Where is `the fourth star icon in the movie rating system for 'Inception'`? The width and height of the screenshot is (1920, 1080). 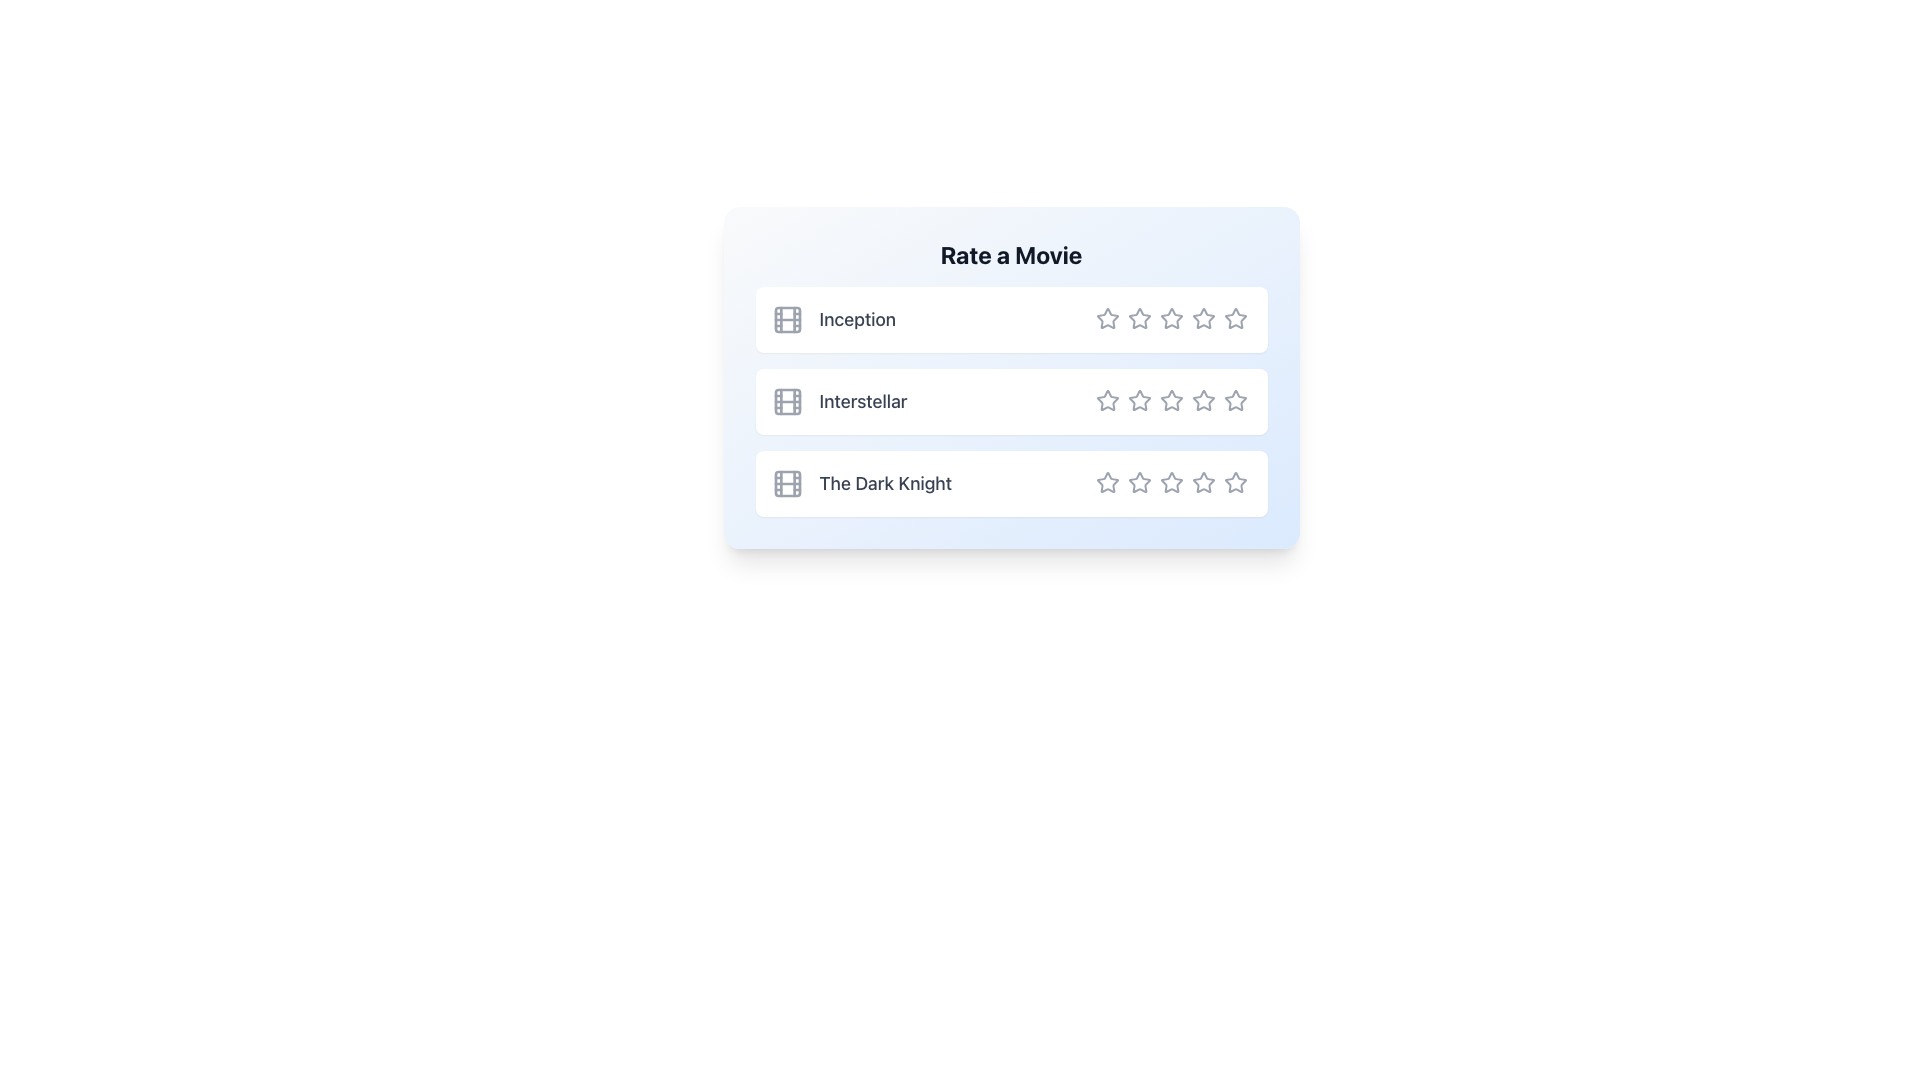
the fourth star icon in the movie rating system for 'Inception' is located at coordinates (1202, 318).